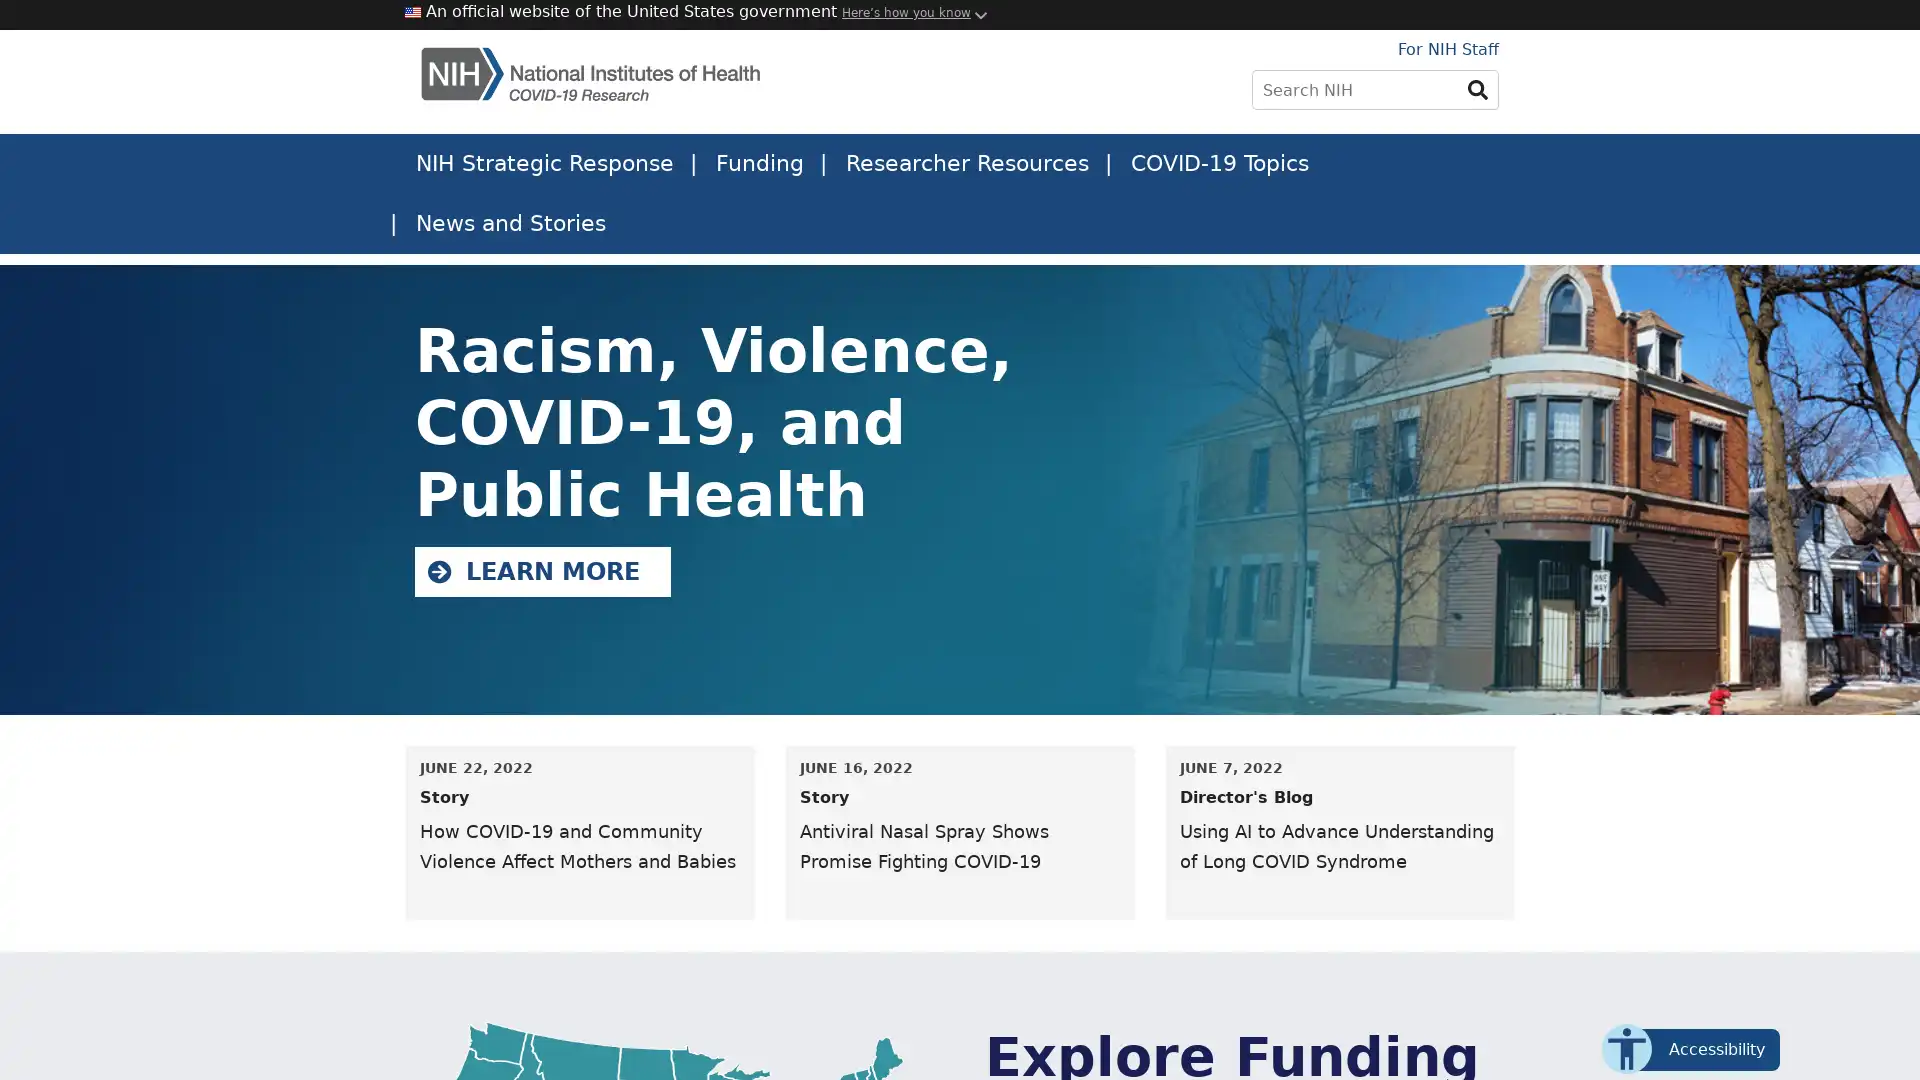 This screenshot has height=1080, width=1920. What do you see at coordinates (905, 12) in the screenshot?
I see `Heres how you know` at bounding box center [905, 12].